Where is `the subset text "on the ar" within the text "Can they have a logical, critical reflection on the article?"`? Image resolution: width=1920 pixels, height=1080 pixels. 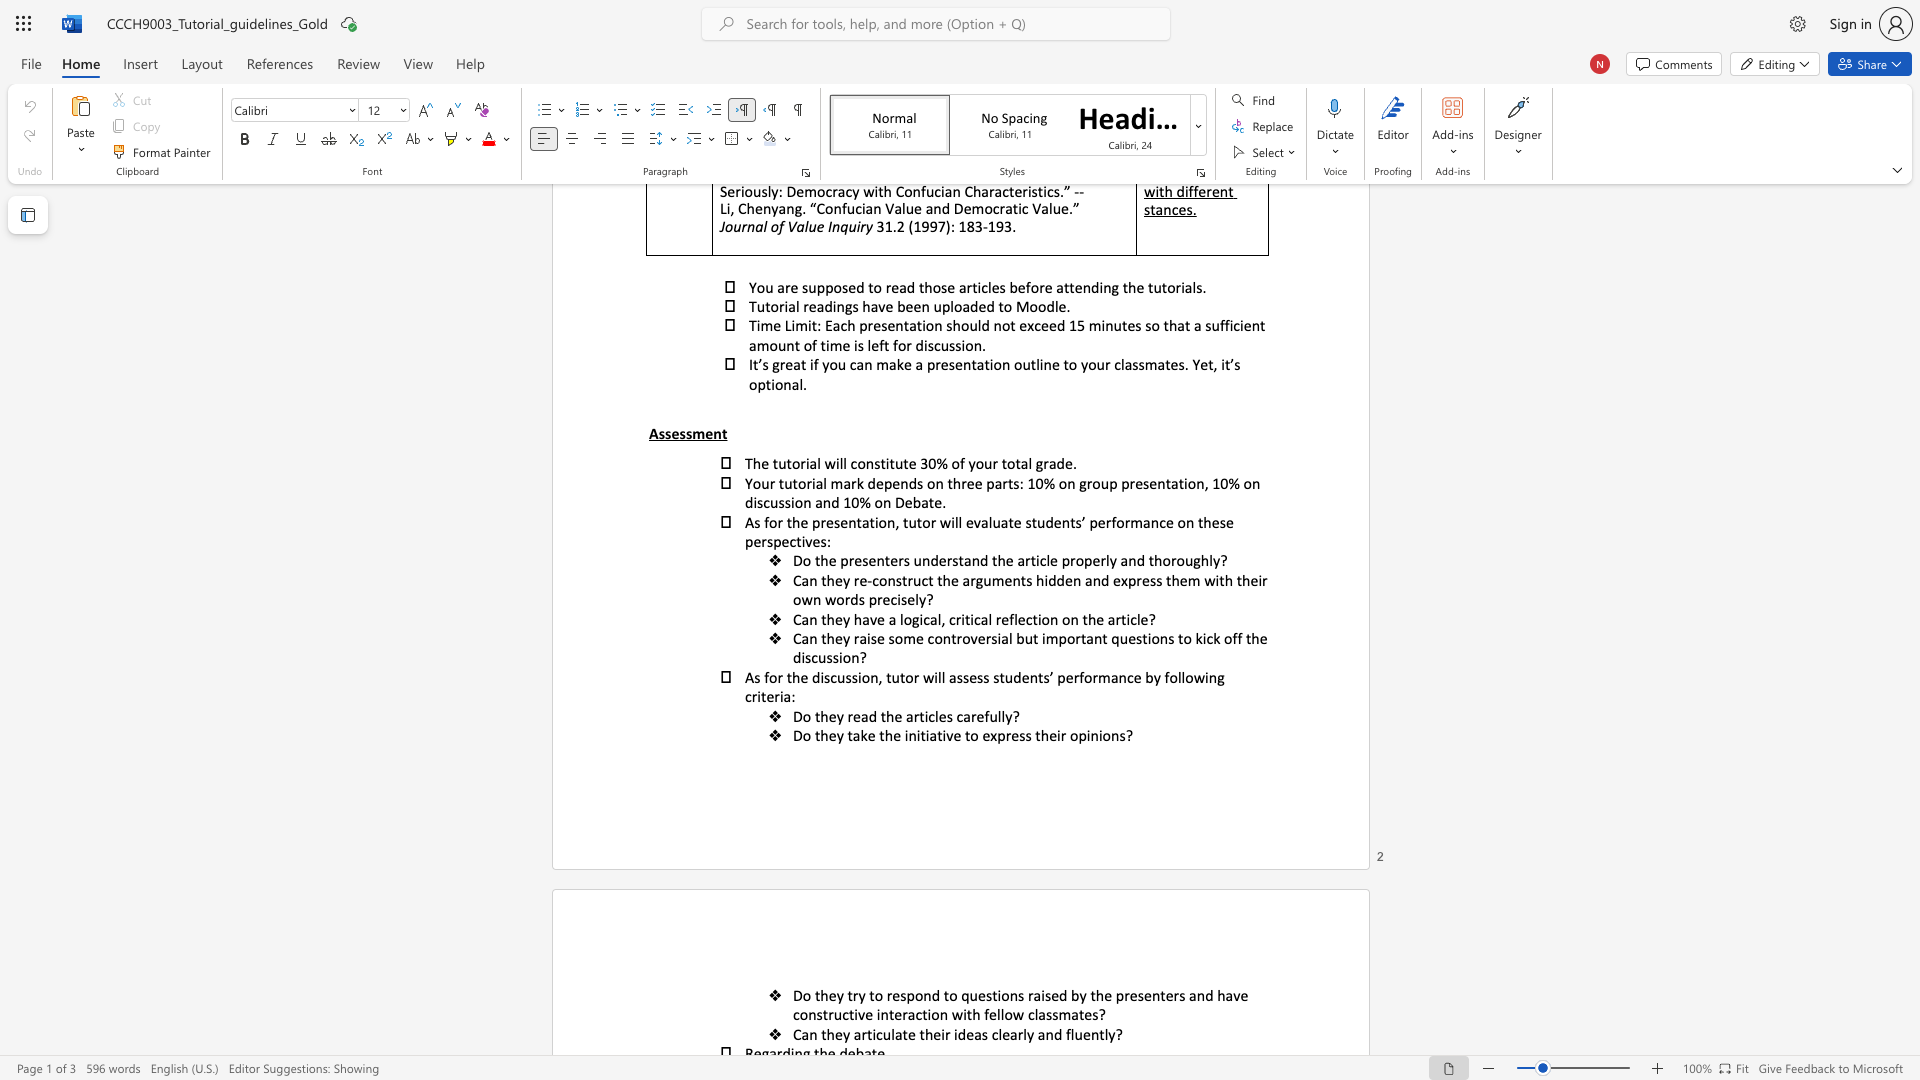 the subset text "on the ar" within the text "Can they have a logical, critical reflection on the article?" is located at coordinates (1061, 618).